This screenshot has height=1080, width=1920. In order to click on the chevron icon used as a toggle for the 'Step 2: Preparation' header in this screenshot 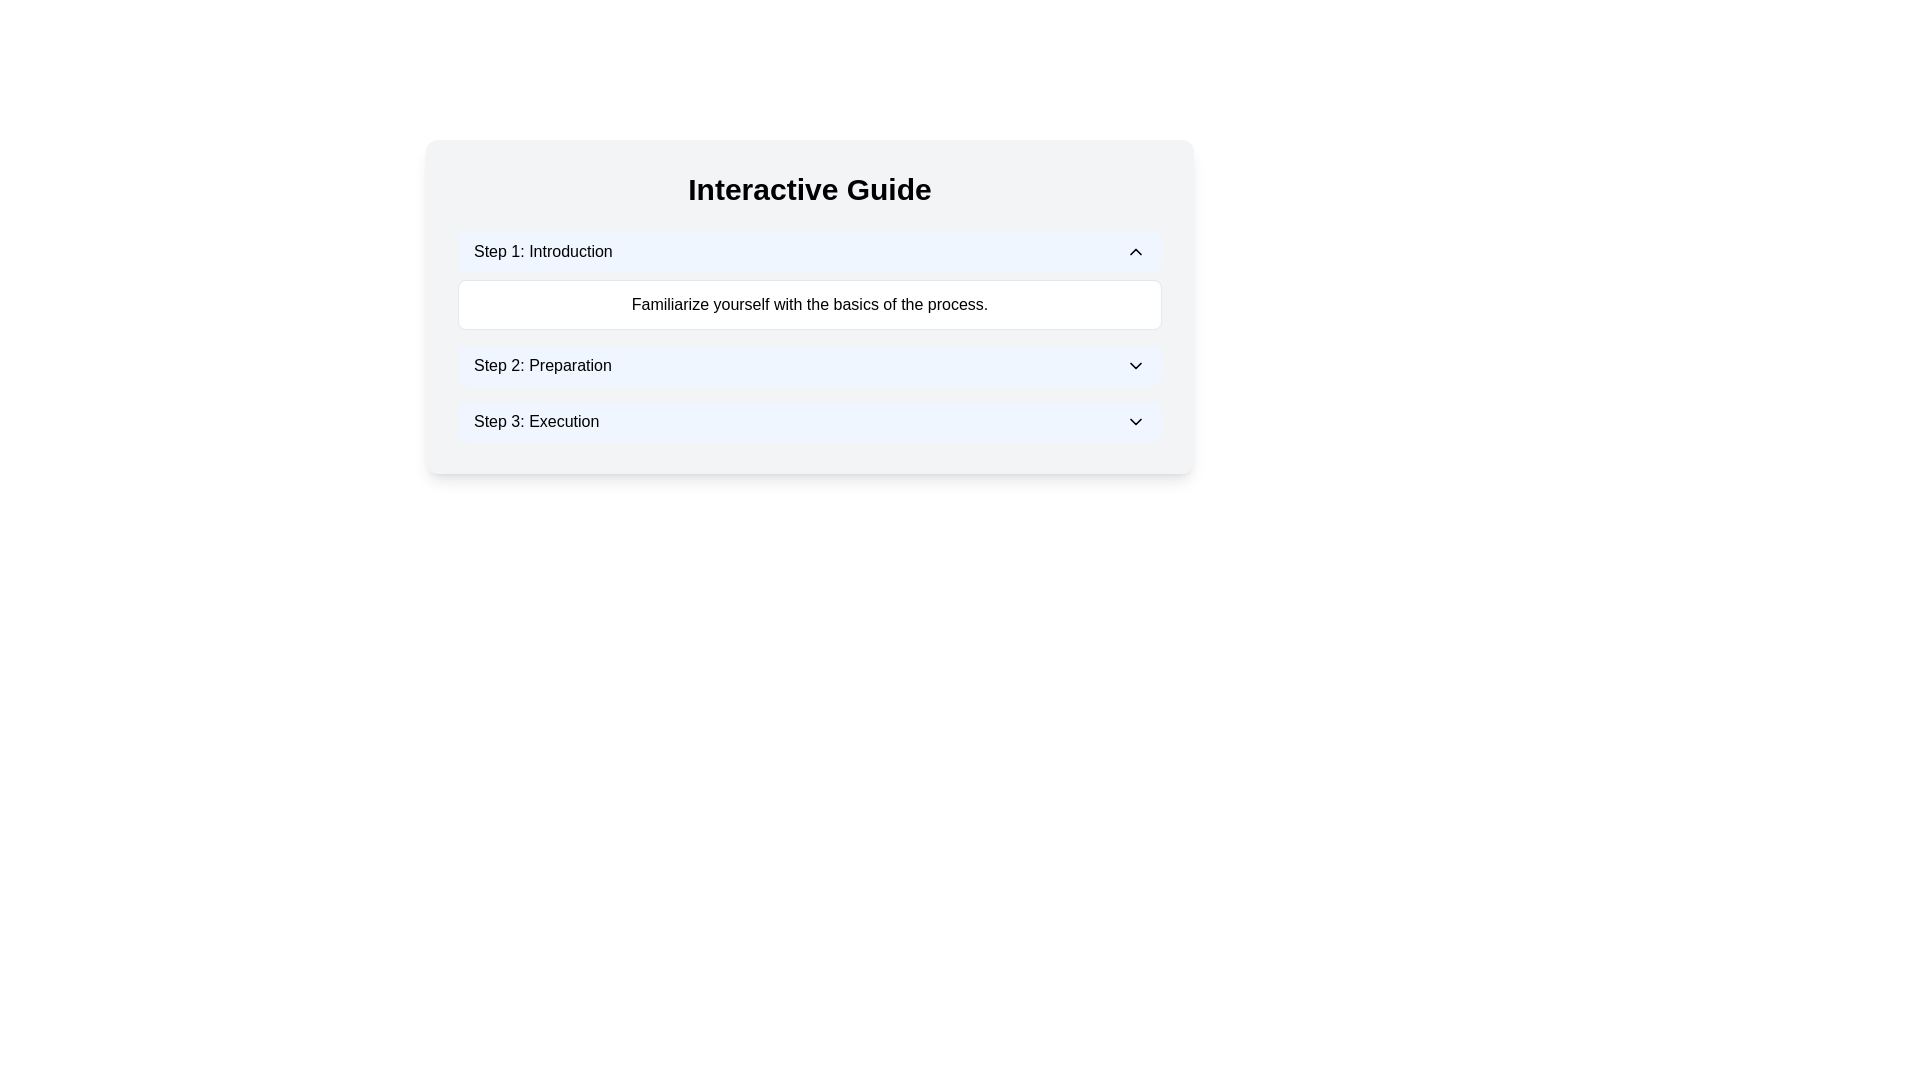, I will do `click(1136, 366)`.